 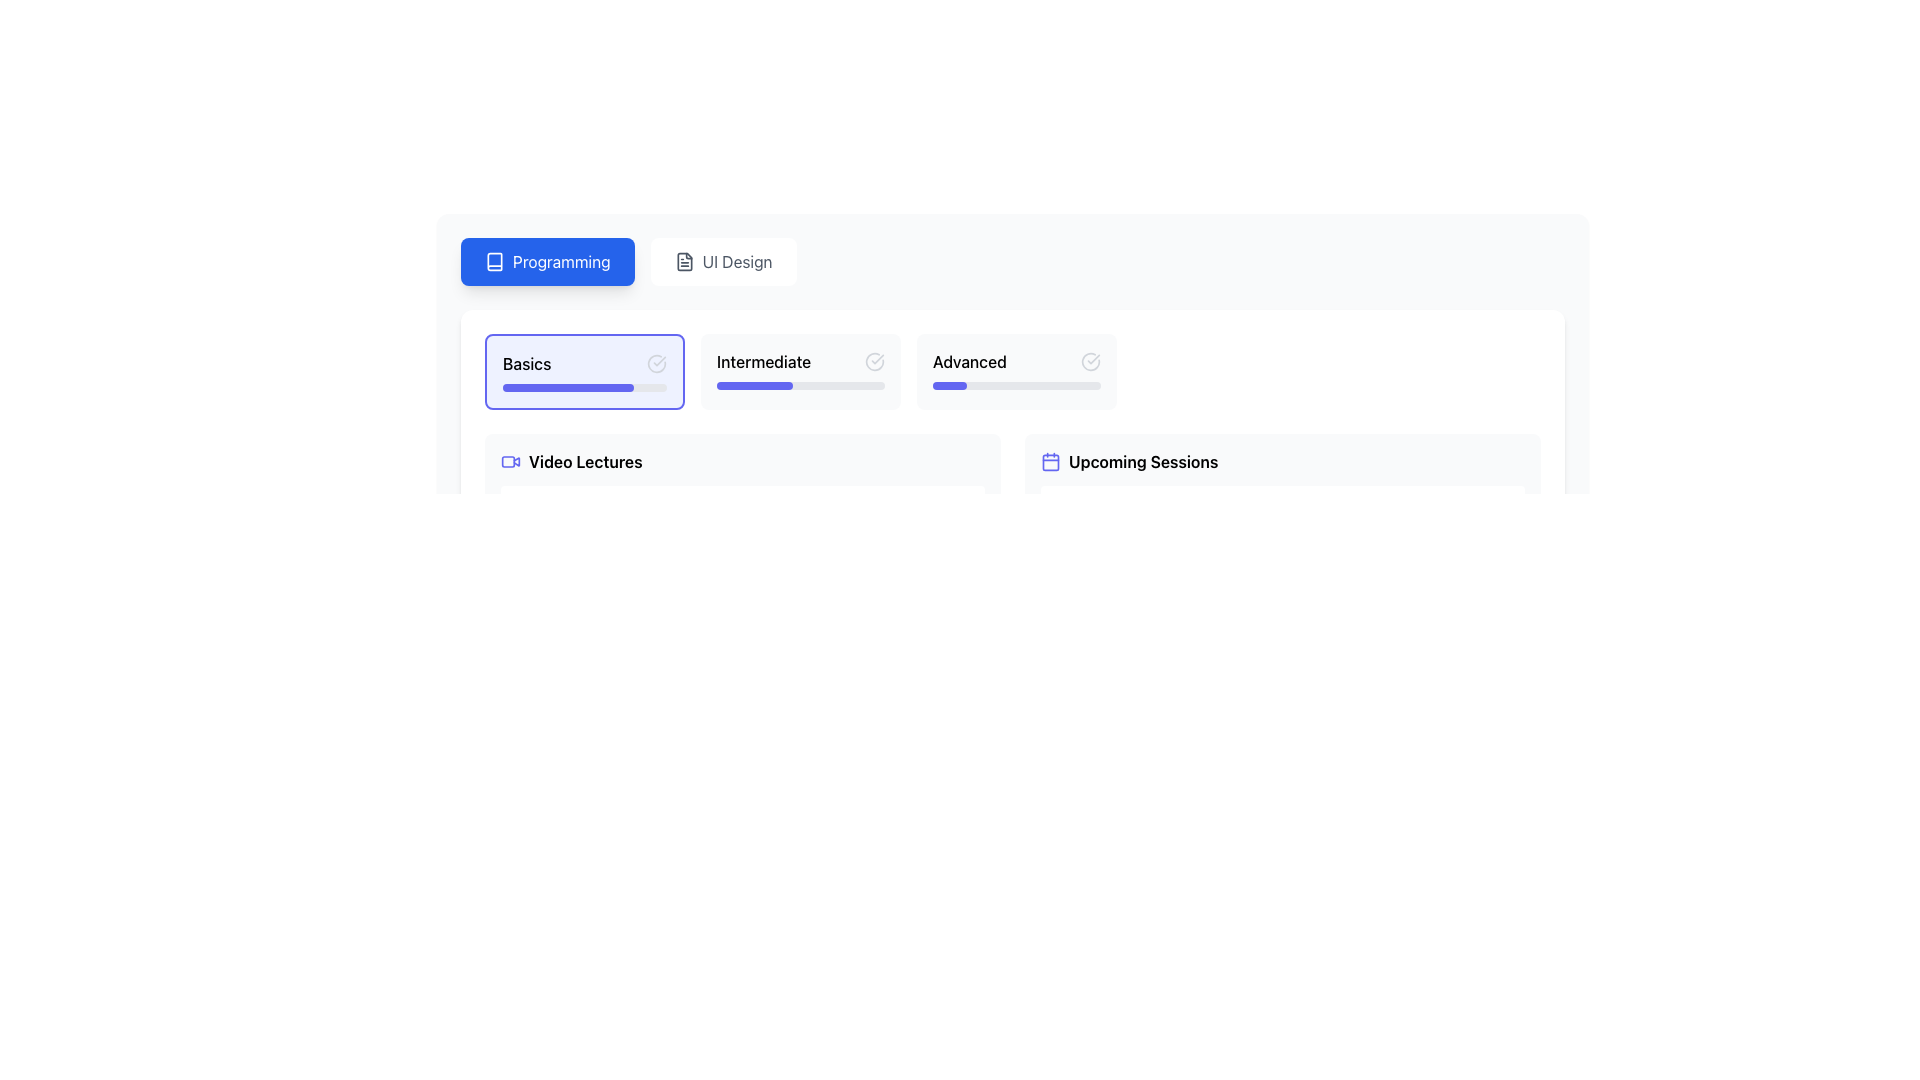 I want to click on the status indicator checkmark icon located in the top-right corner of the 'Advanced' content card, adjacent to the 'Intermediate' card, so click(x=1089, y=362).